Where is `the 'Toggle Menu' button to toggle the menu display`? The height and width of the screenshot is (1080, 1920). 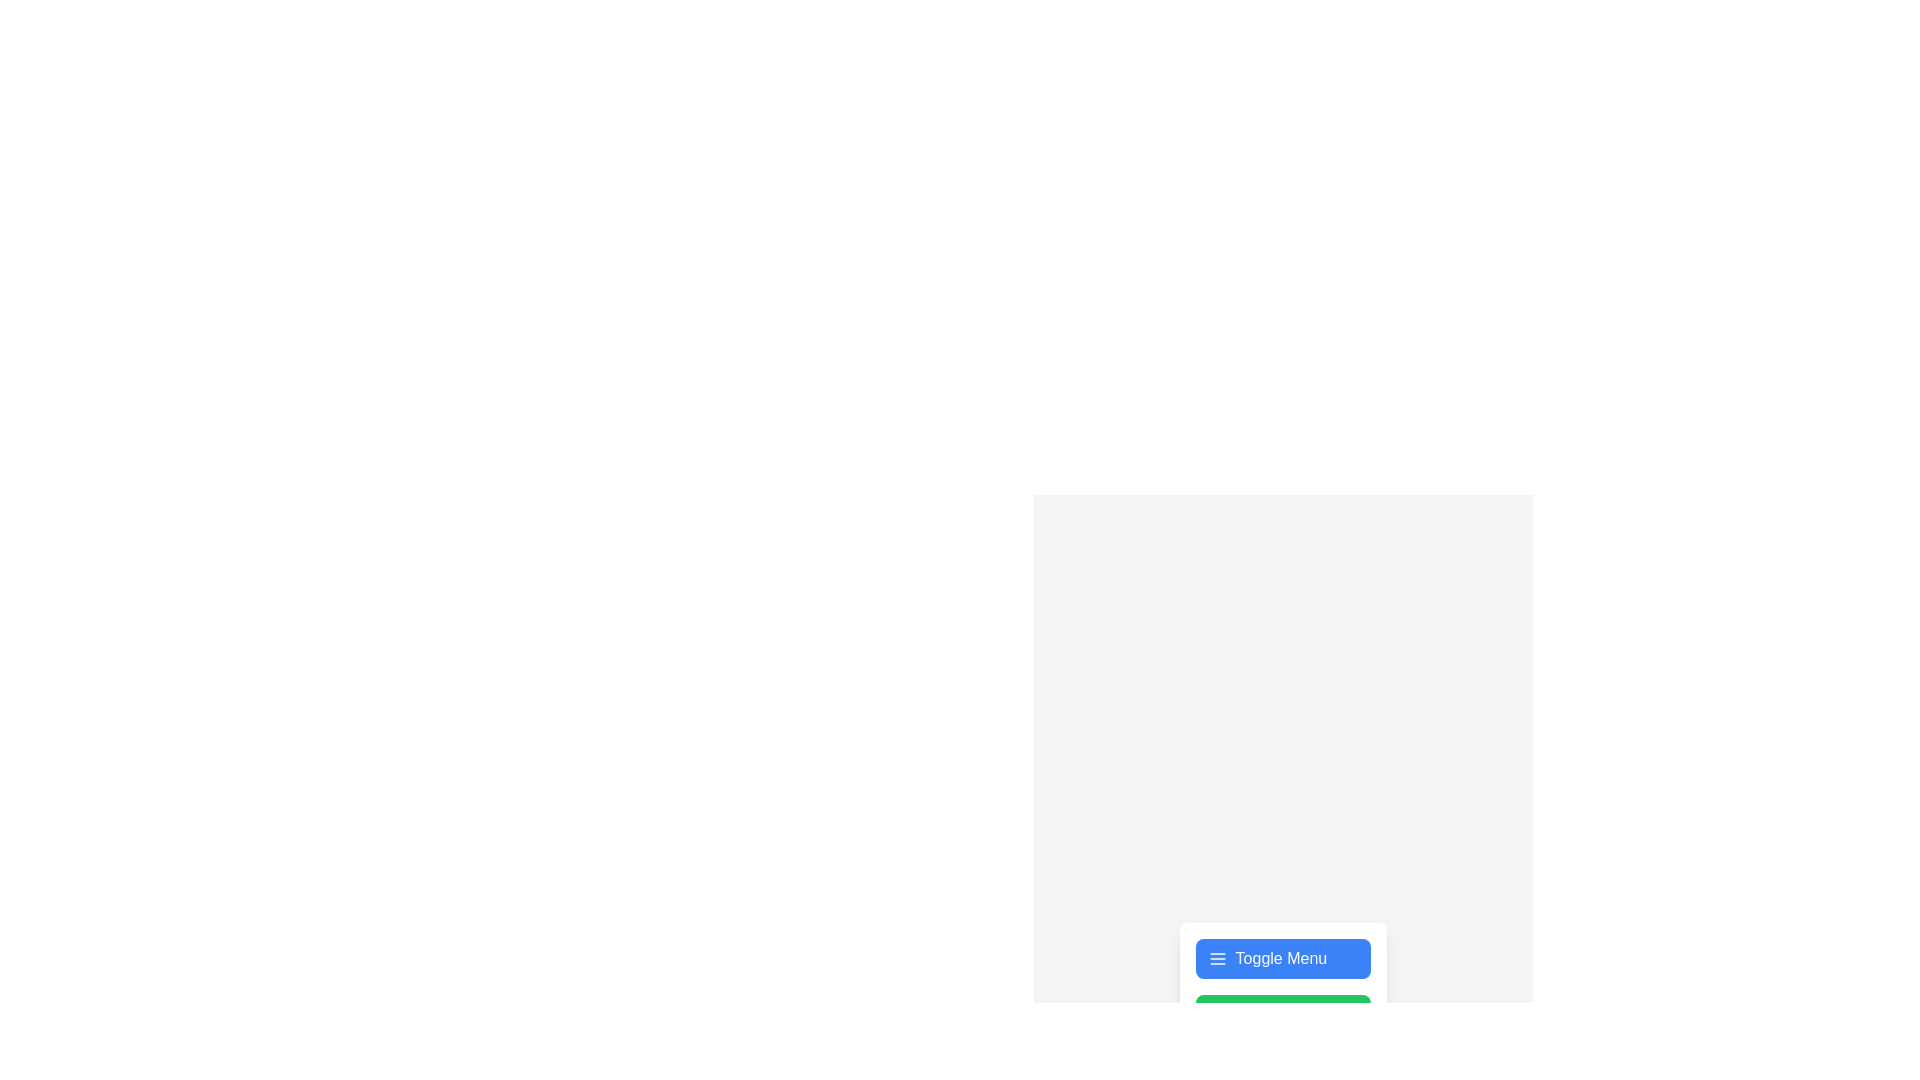 the 'Toggle Menu' button to toggle the menu display is located at coordinates (1283, 958).